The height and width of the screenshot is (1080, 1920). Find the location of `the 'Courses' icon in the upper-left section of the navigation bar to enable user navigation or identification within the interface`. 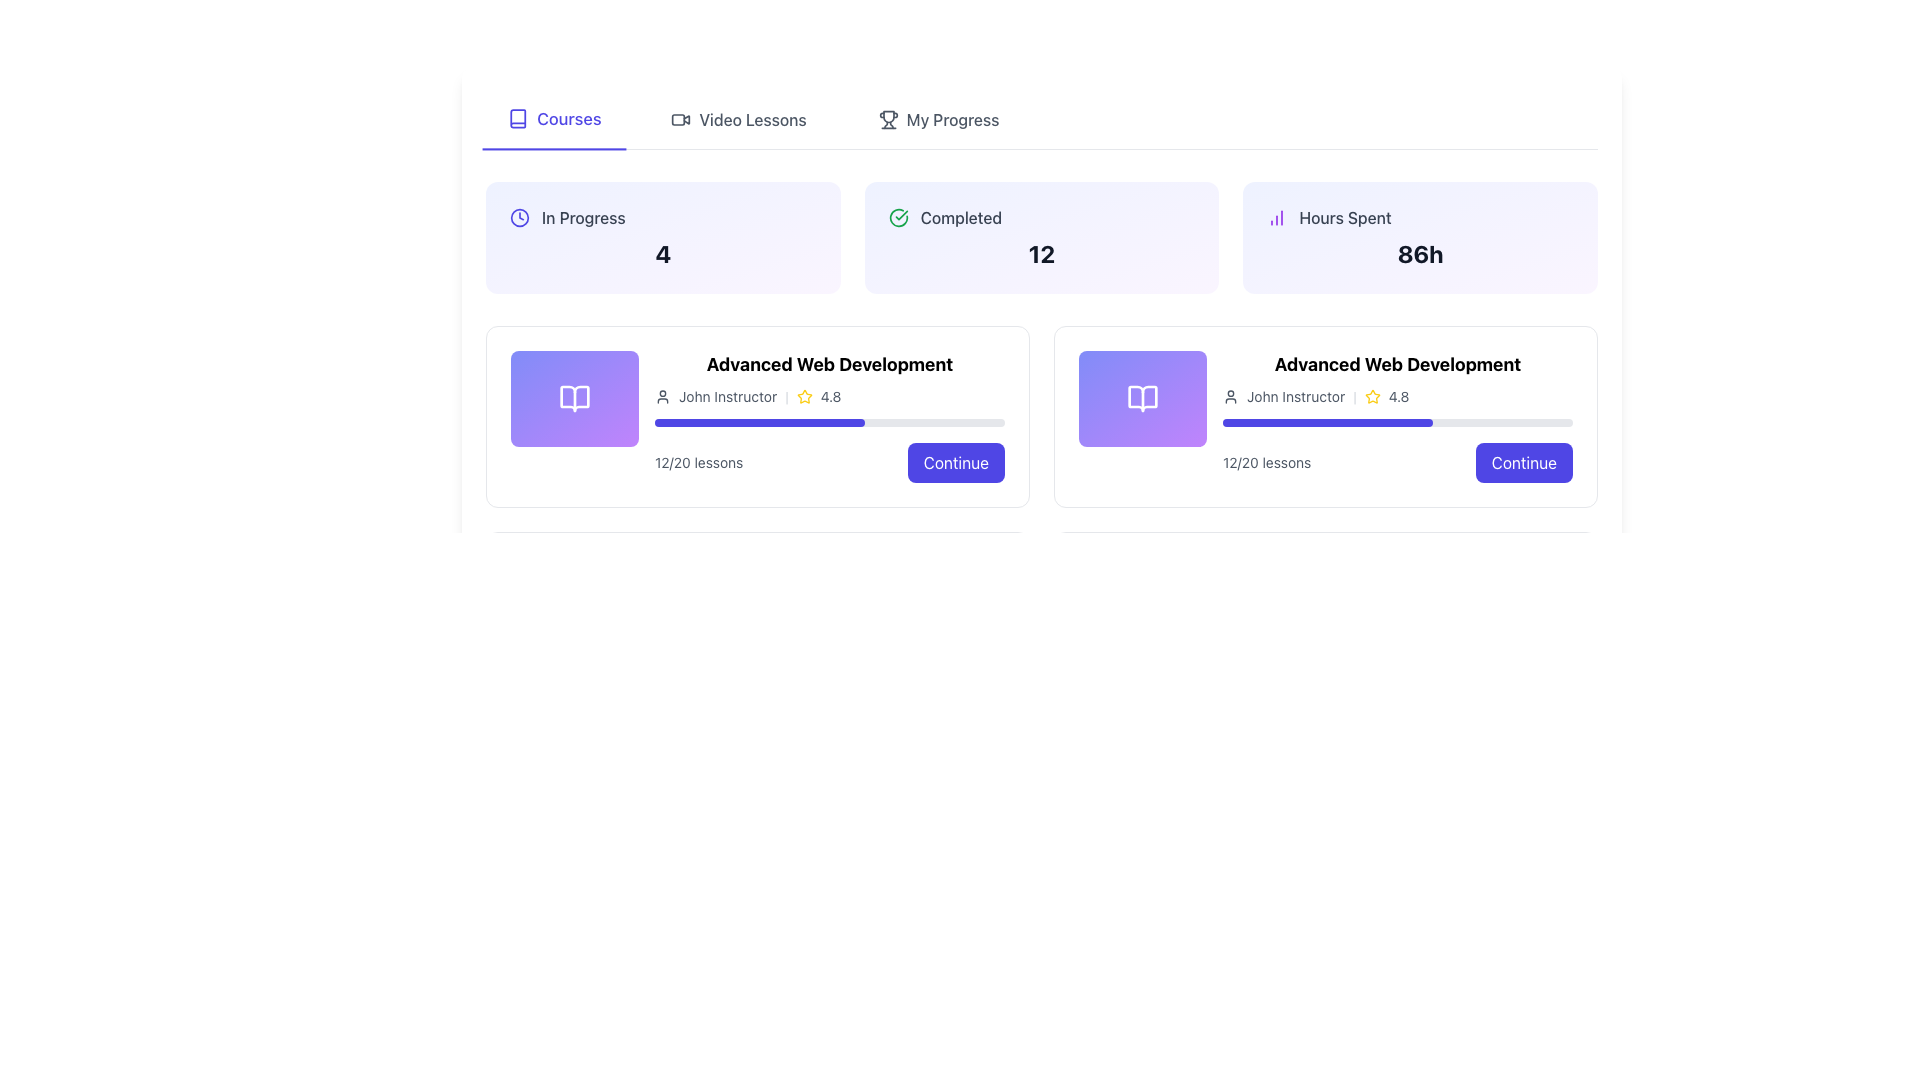

the 'Courses' icon in the upper-left section of the navigation bar to enable user navigation or identification within the interface is located at coordinates (518, 118).